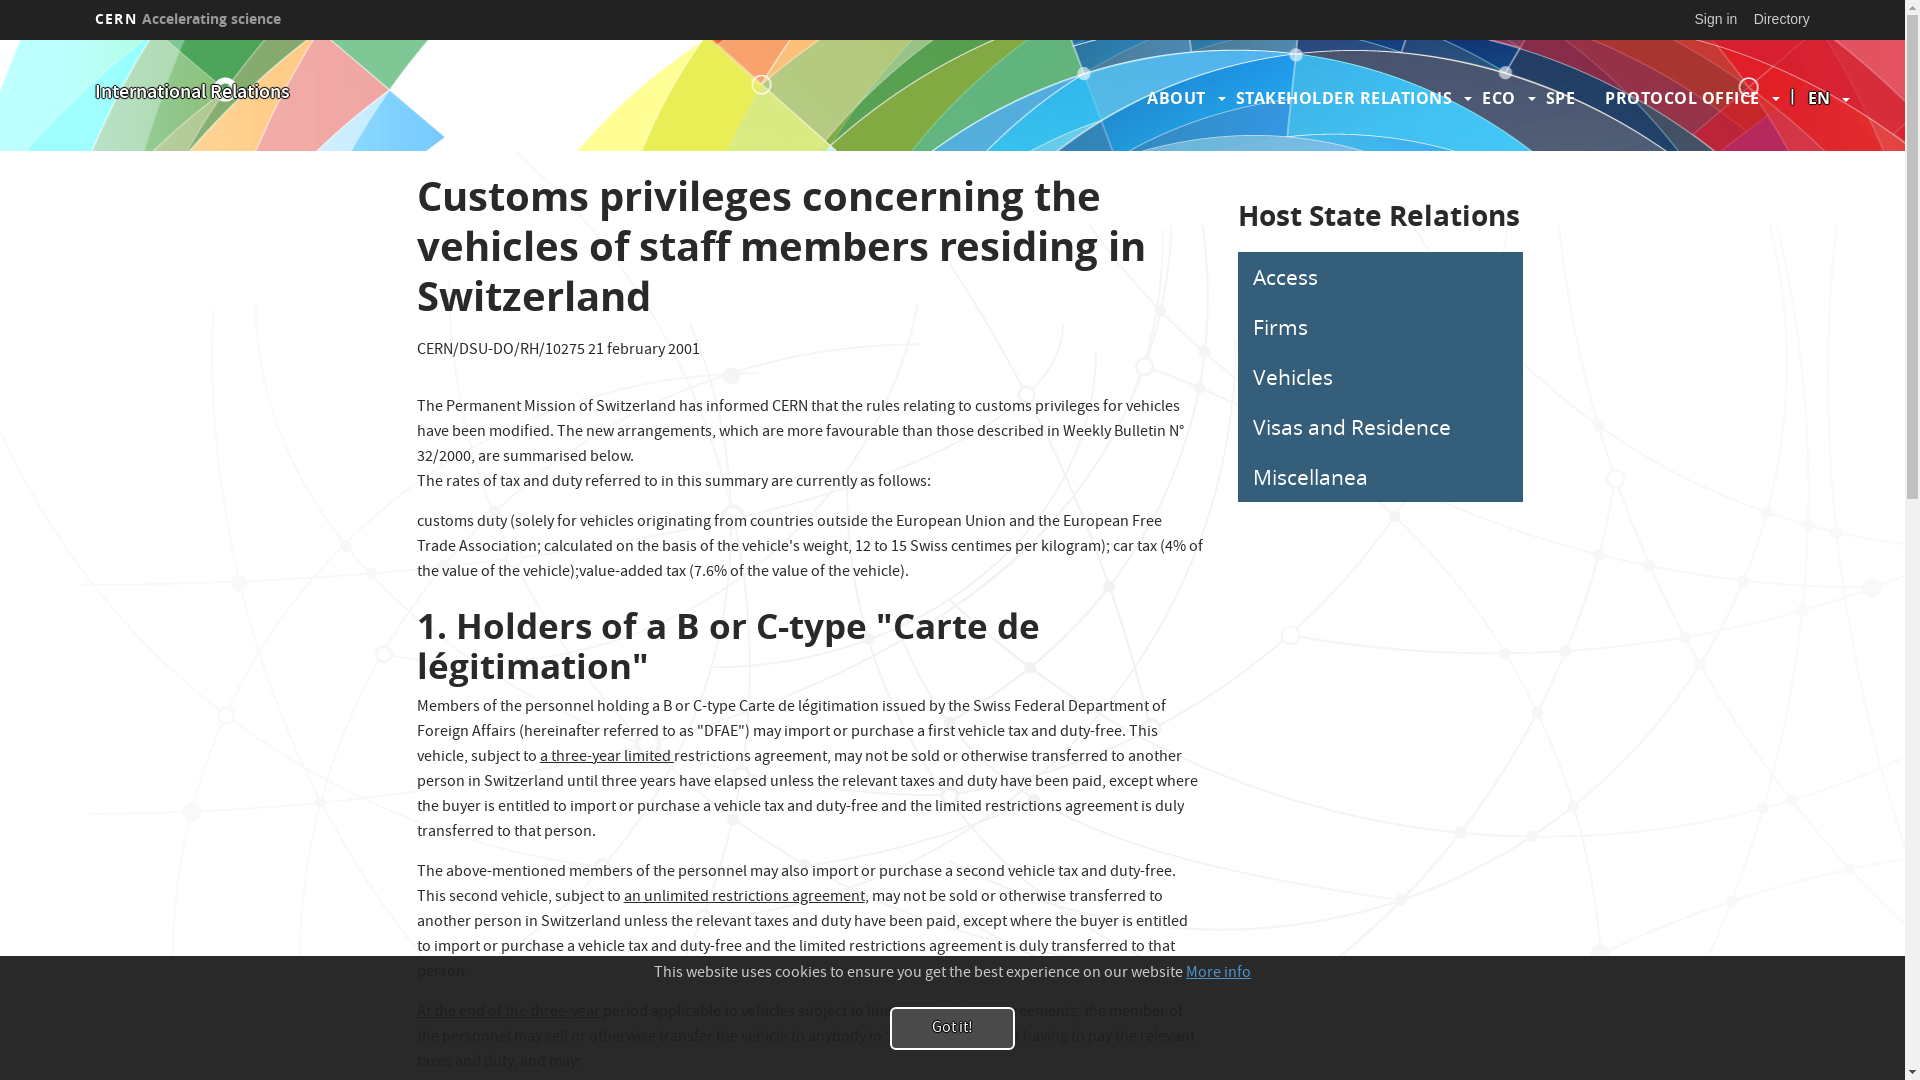 This screenshot has width=1920, height=1080. Describe the element at coordinates (1176, 97) in the screenshot. I see `'ABOUT'` at that location.